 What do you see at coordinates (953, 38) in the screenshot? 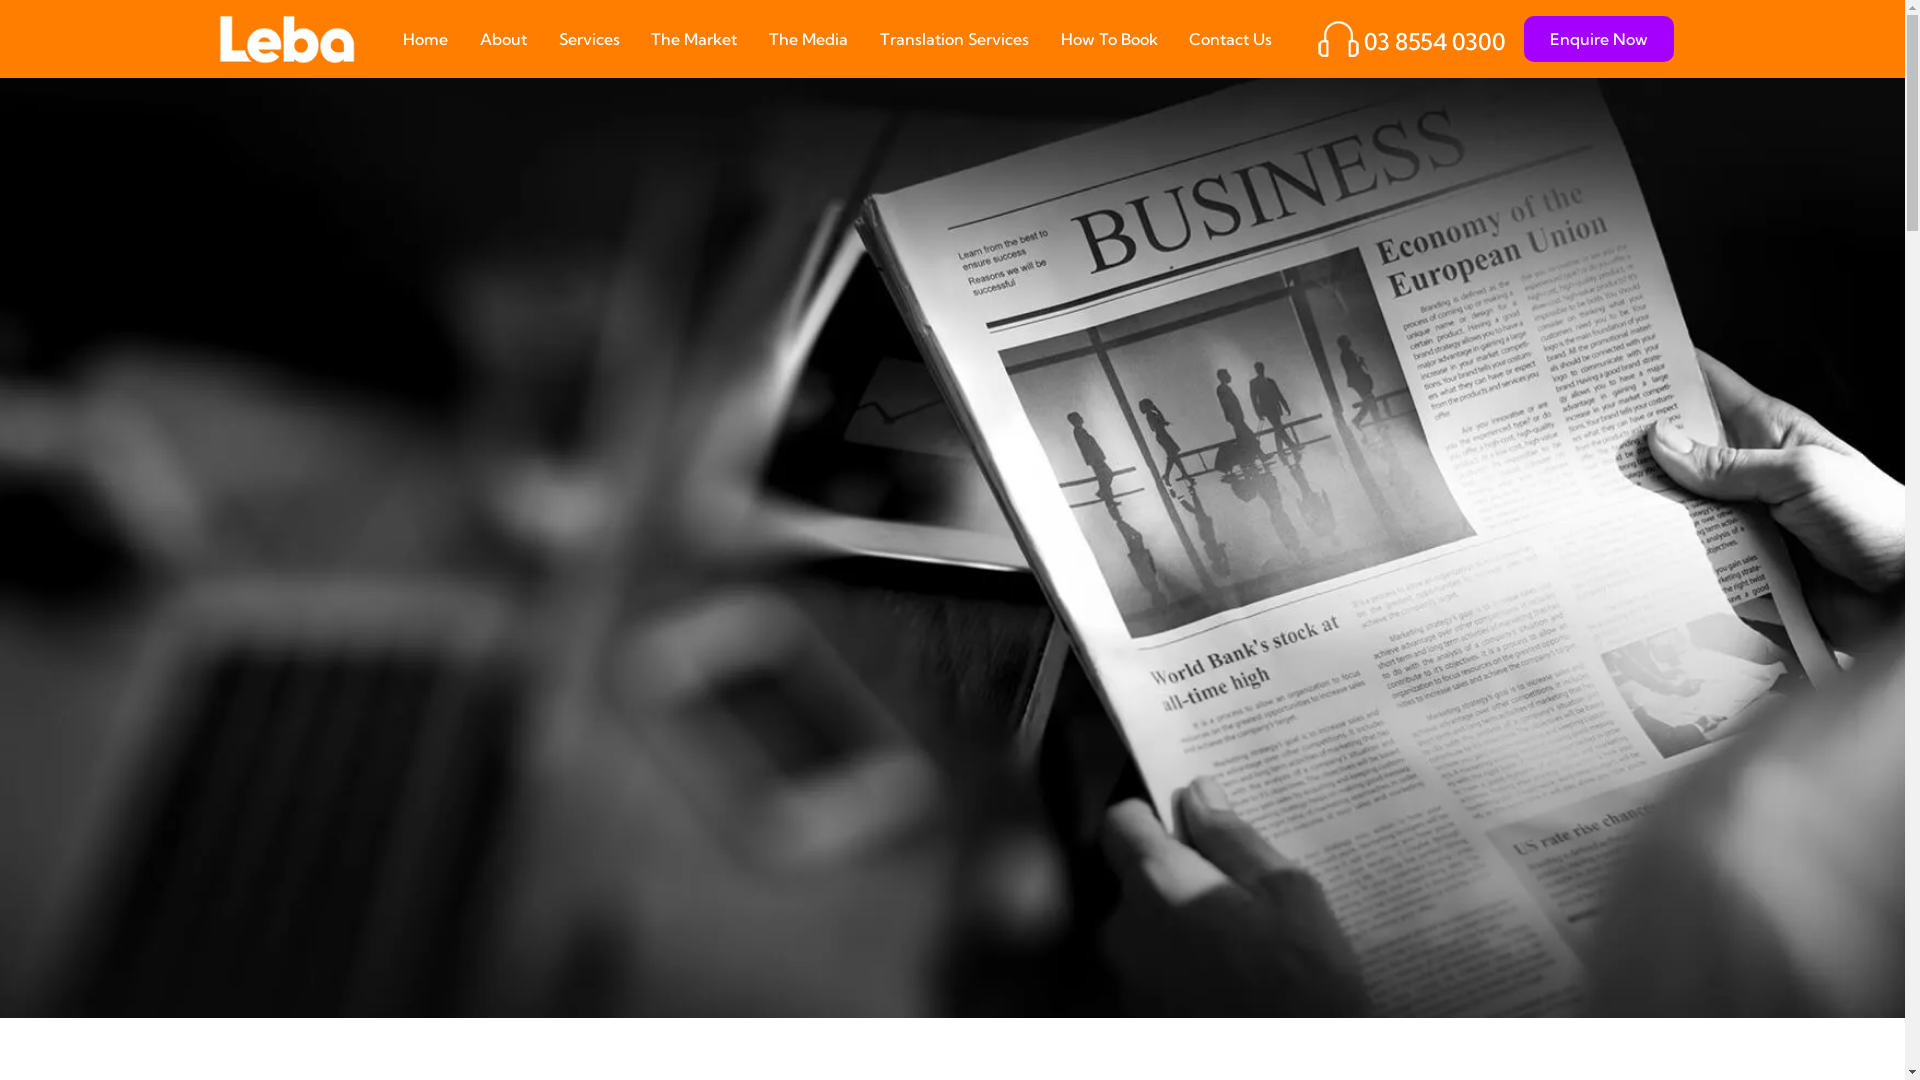
I see `'Translation Services'` at bounding box center [953, 38].